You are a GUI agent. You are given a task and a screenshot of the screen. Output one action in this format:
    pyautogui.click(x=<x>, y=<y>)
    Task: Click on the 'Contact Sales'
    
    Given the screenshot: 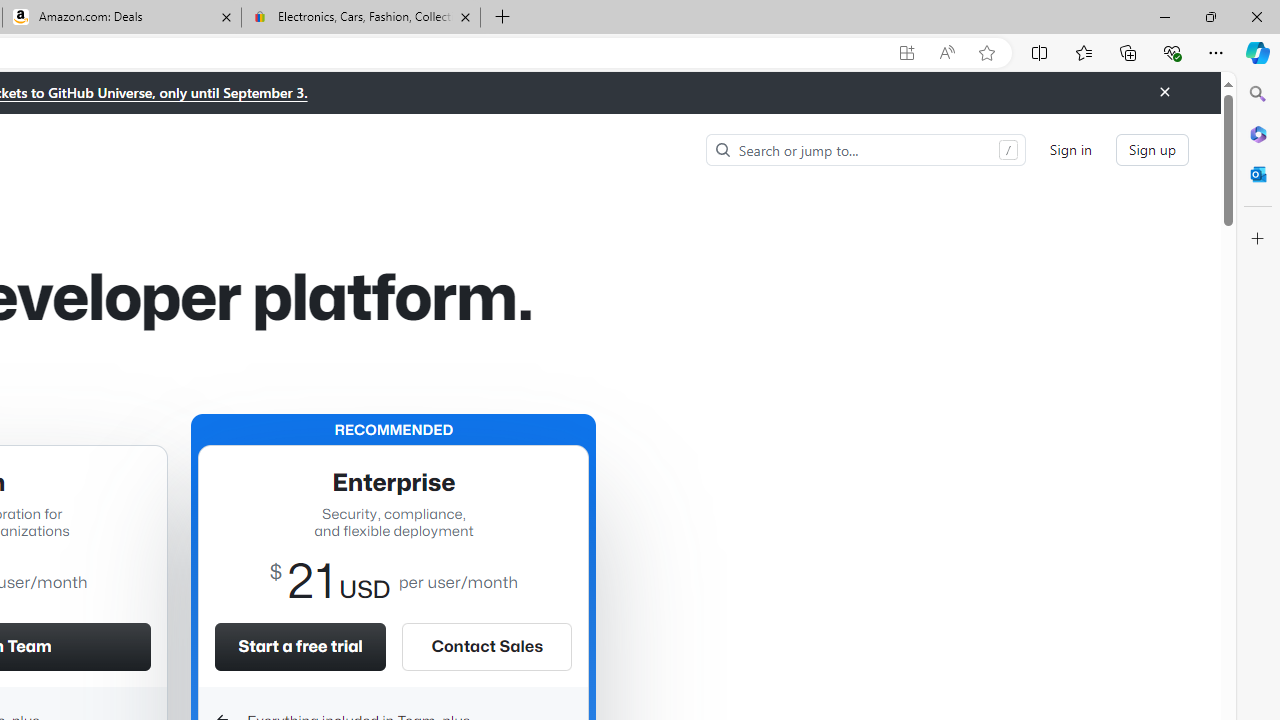 What is the action you would take?
    pyautogui.click(x=487, y=646)
    